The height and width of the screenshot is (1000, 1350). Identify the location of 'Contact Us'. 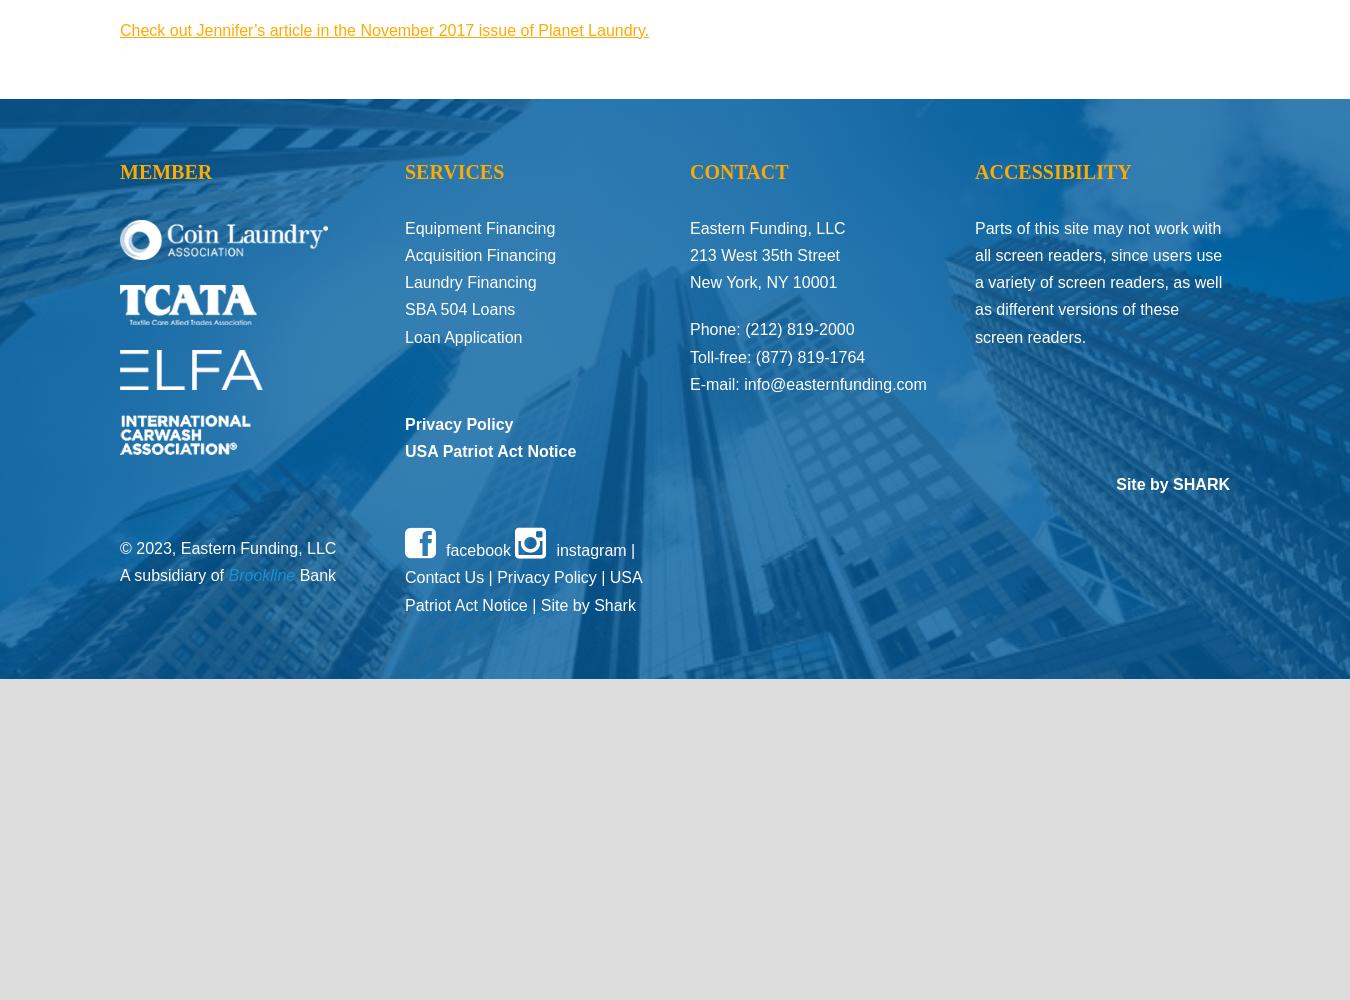
(444, 576).